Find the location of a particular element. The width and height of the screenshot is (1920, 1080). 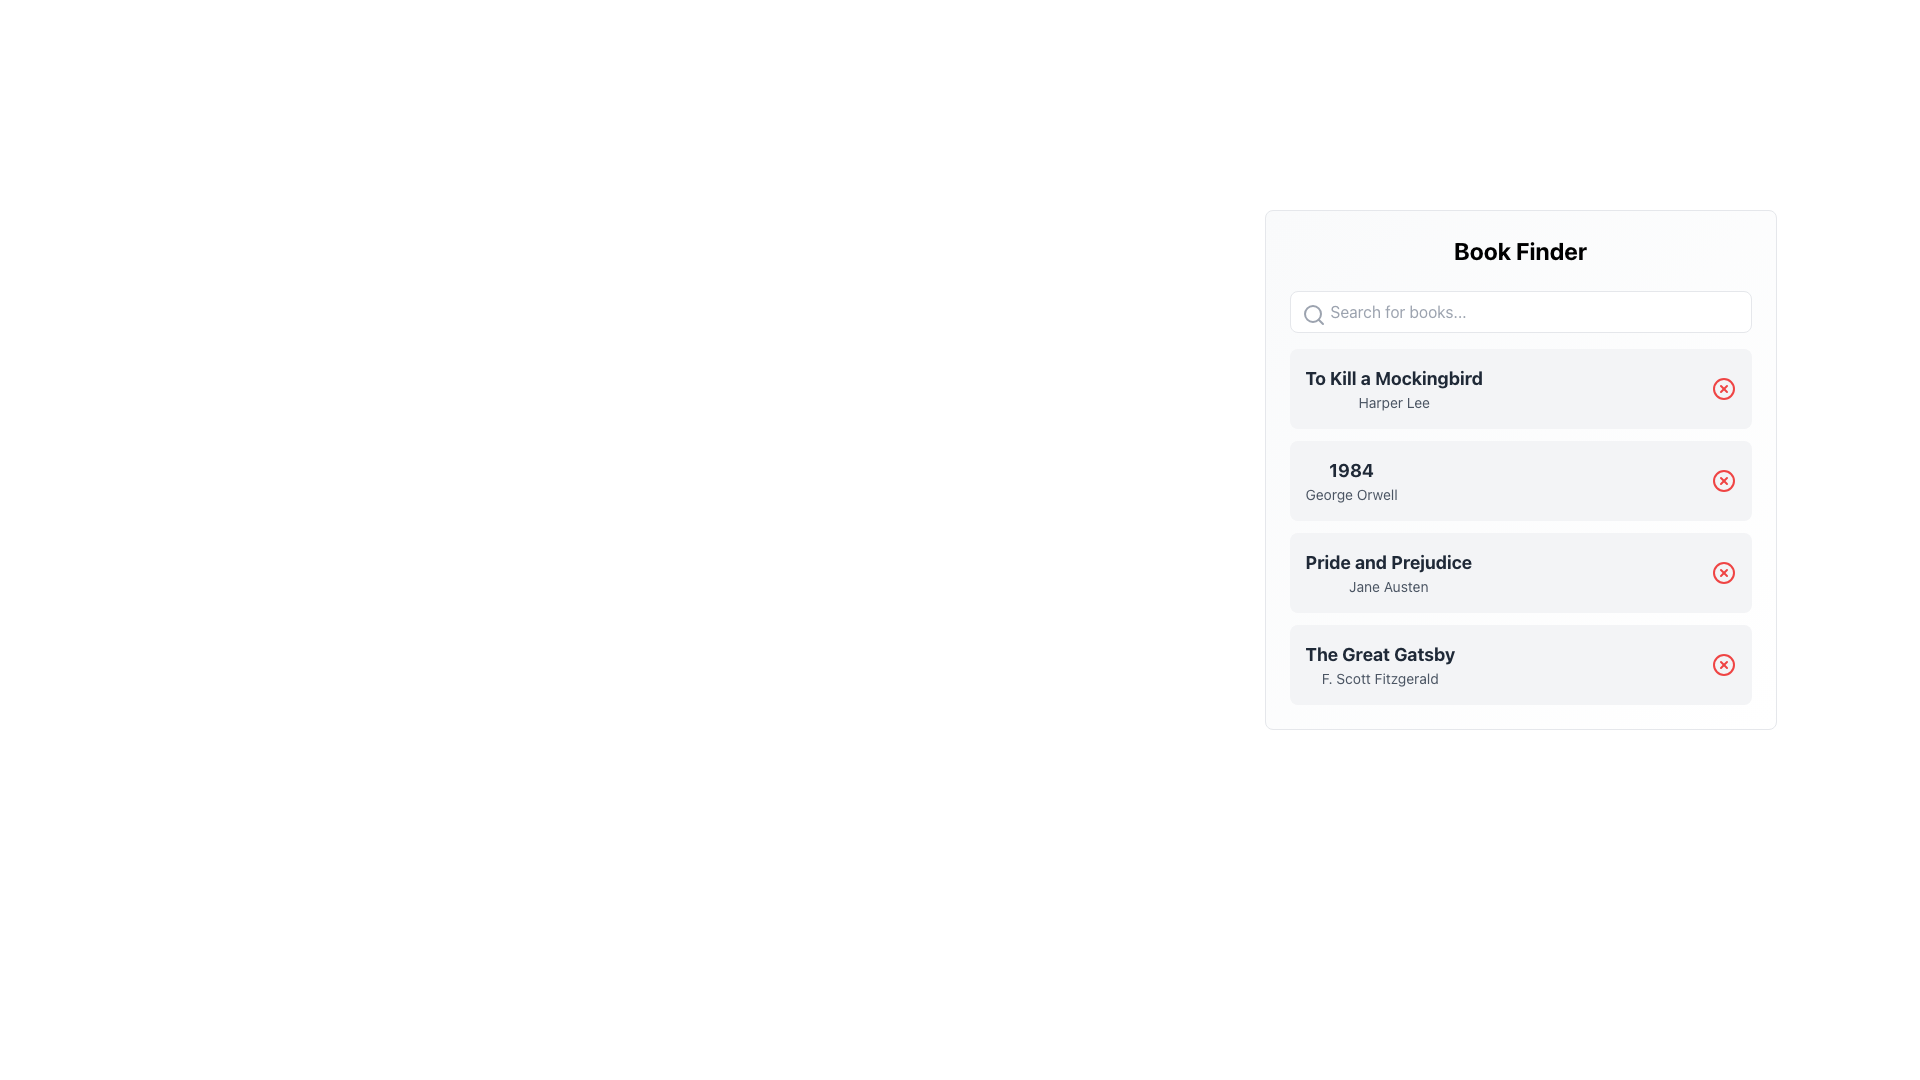

the title of the fourth book entry in the 'Book Finder' list for more information is located at coordinates (1520, 664).